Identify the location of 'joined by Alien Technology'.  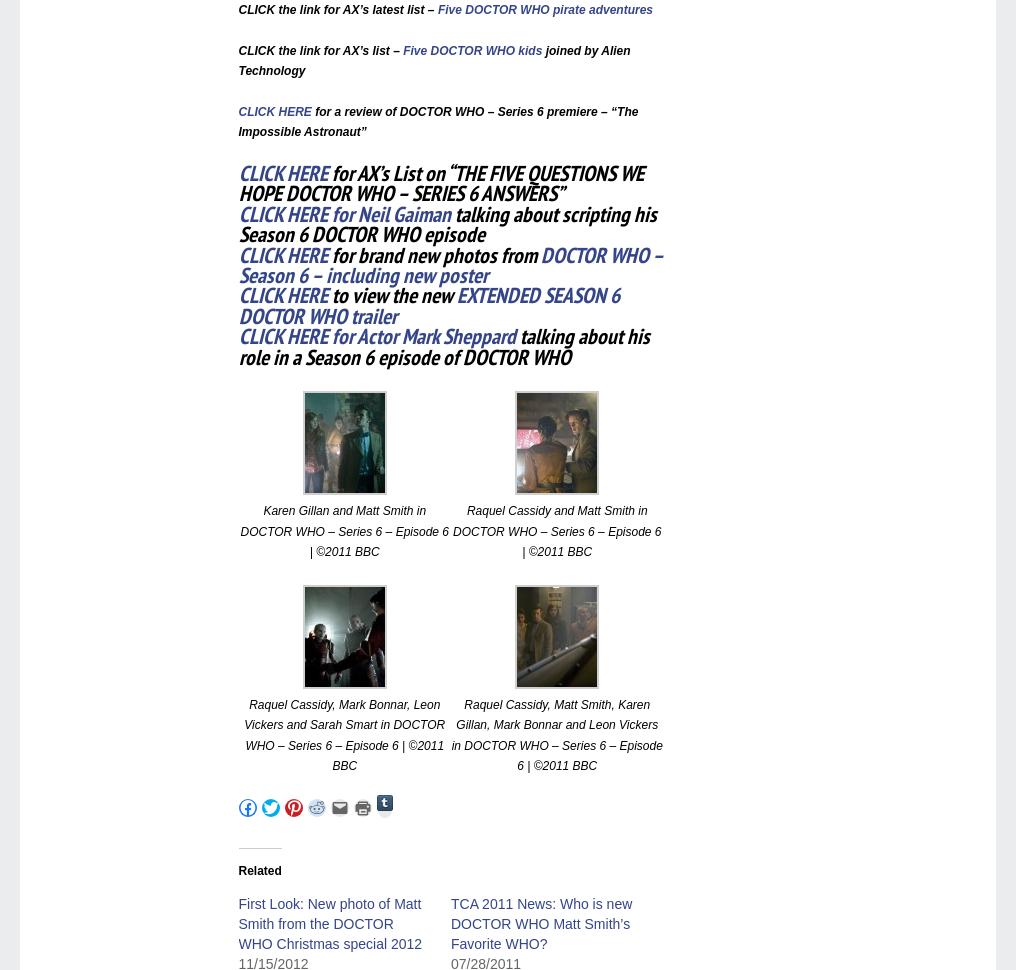
(433, 59).